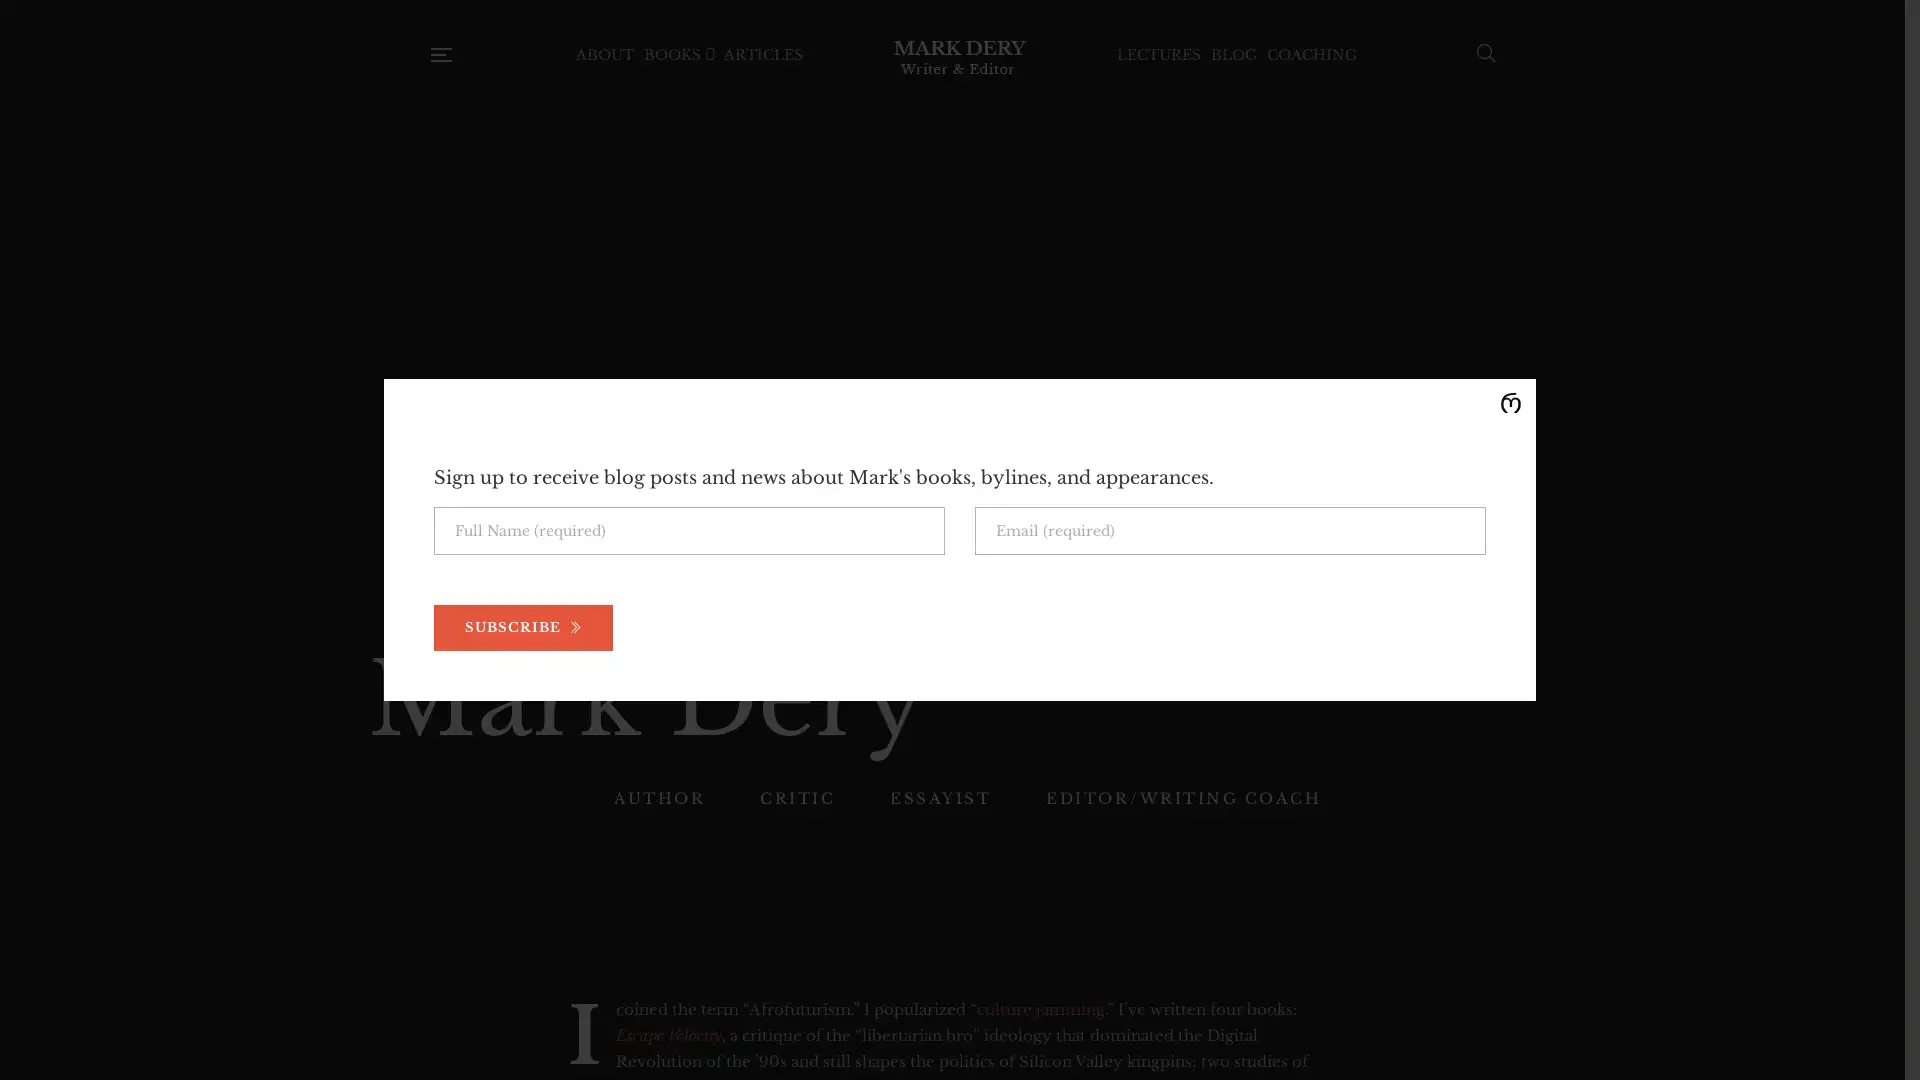 Image resolution: width=1920 pixels, height=1080 pixels. Describe the element at coordinates (523, 627) in the screenshot. I see `SUBSCRIBE` at that location.